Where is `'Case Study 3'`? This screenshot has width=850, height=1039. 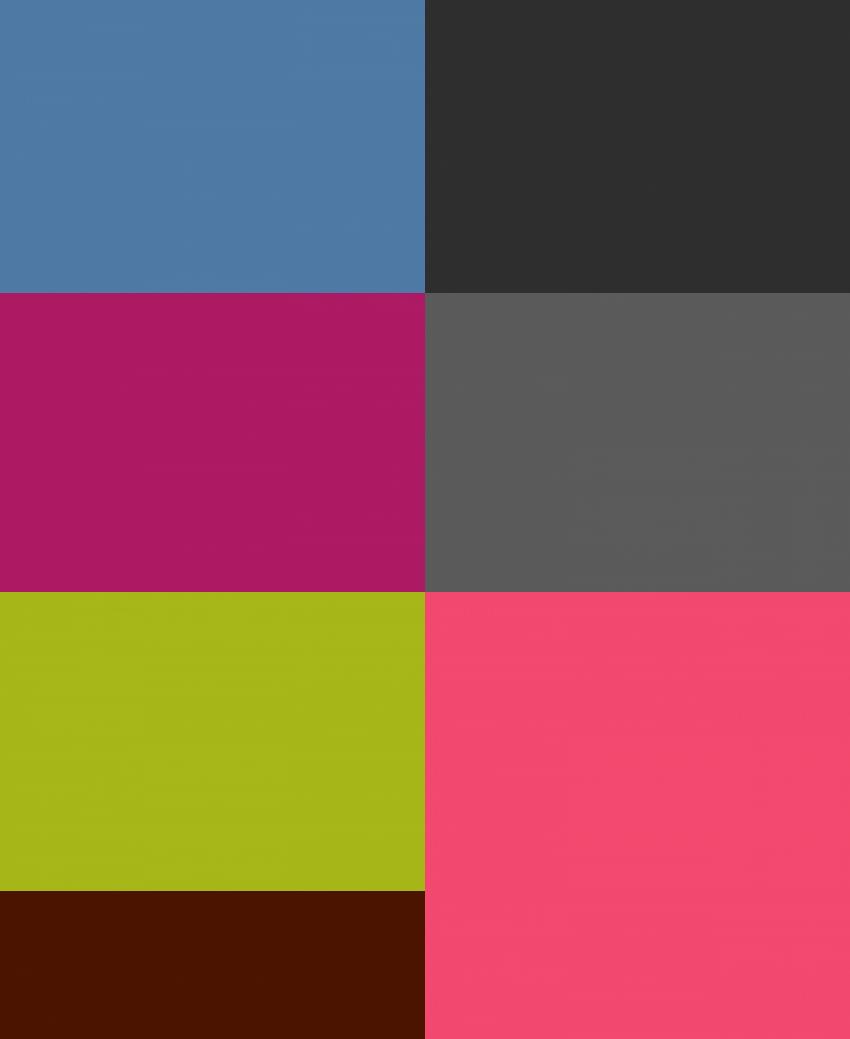
'Case Study 3' is located at coordinates (167, 441).